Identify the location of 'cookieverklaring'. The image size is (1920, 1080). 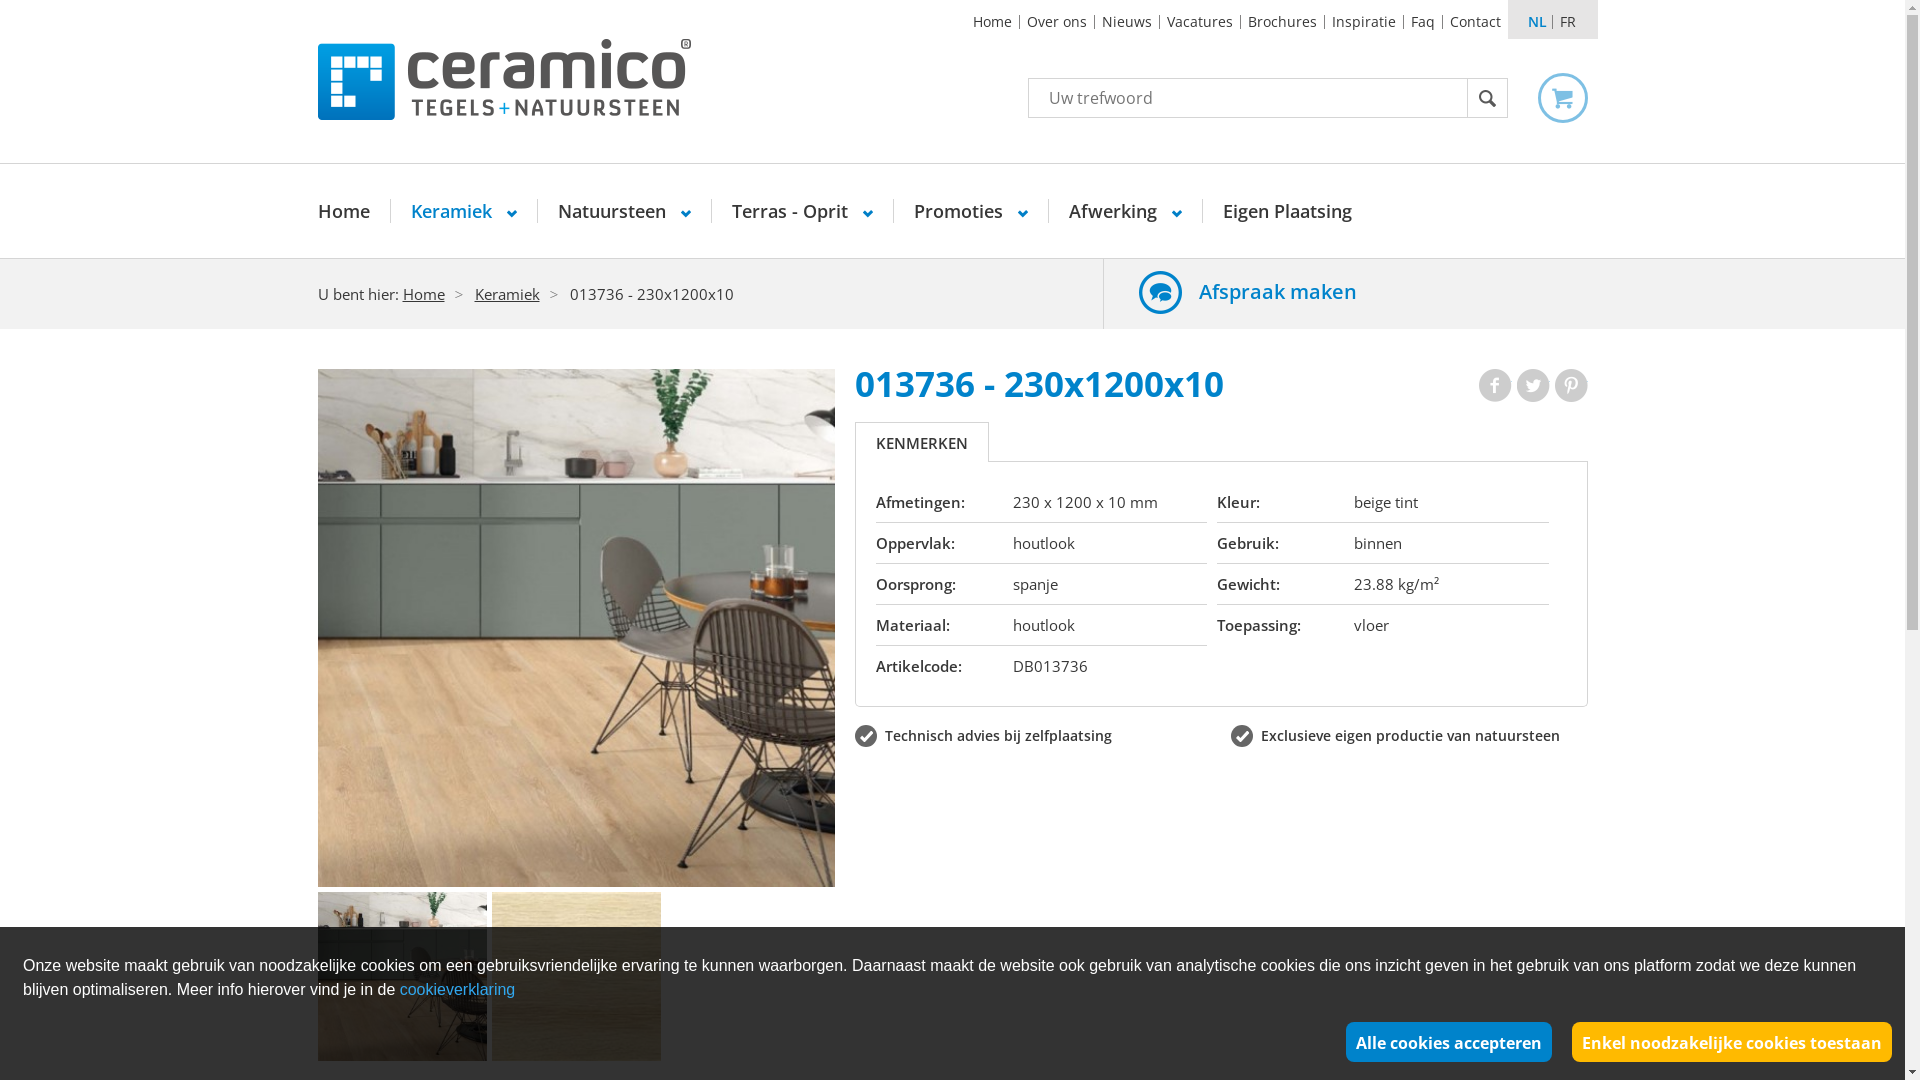
(456, 988).